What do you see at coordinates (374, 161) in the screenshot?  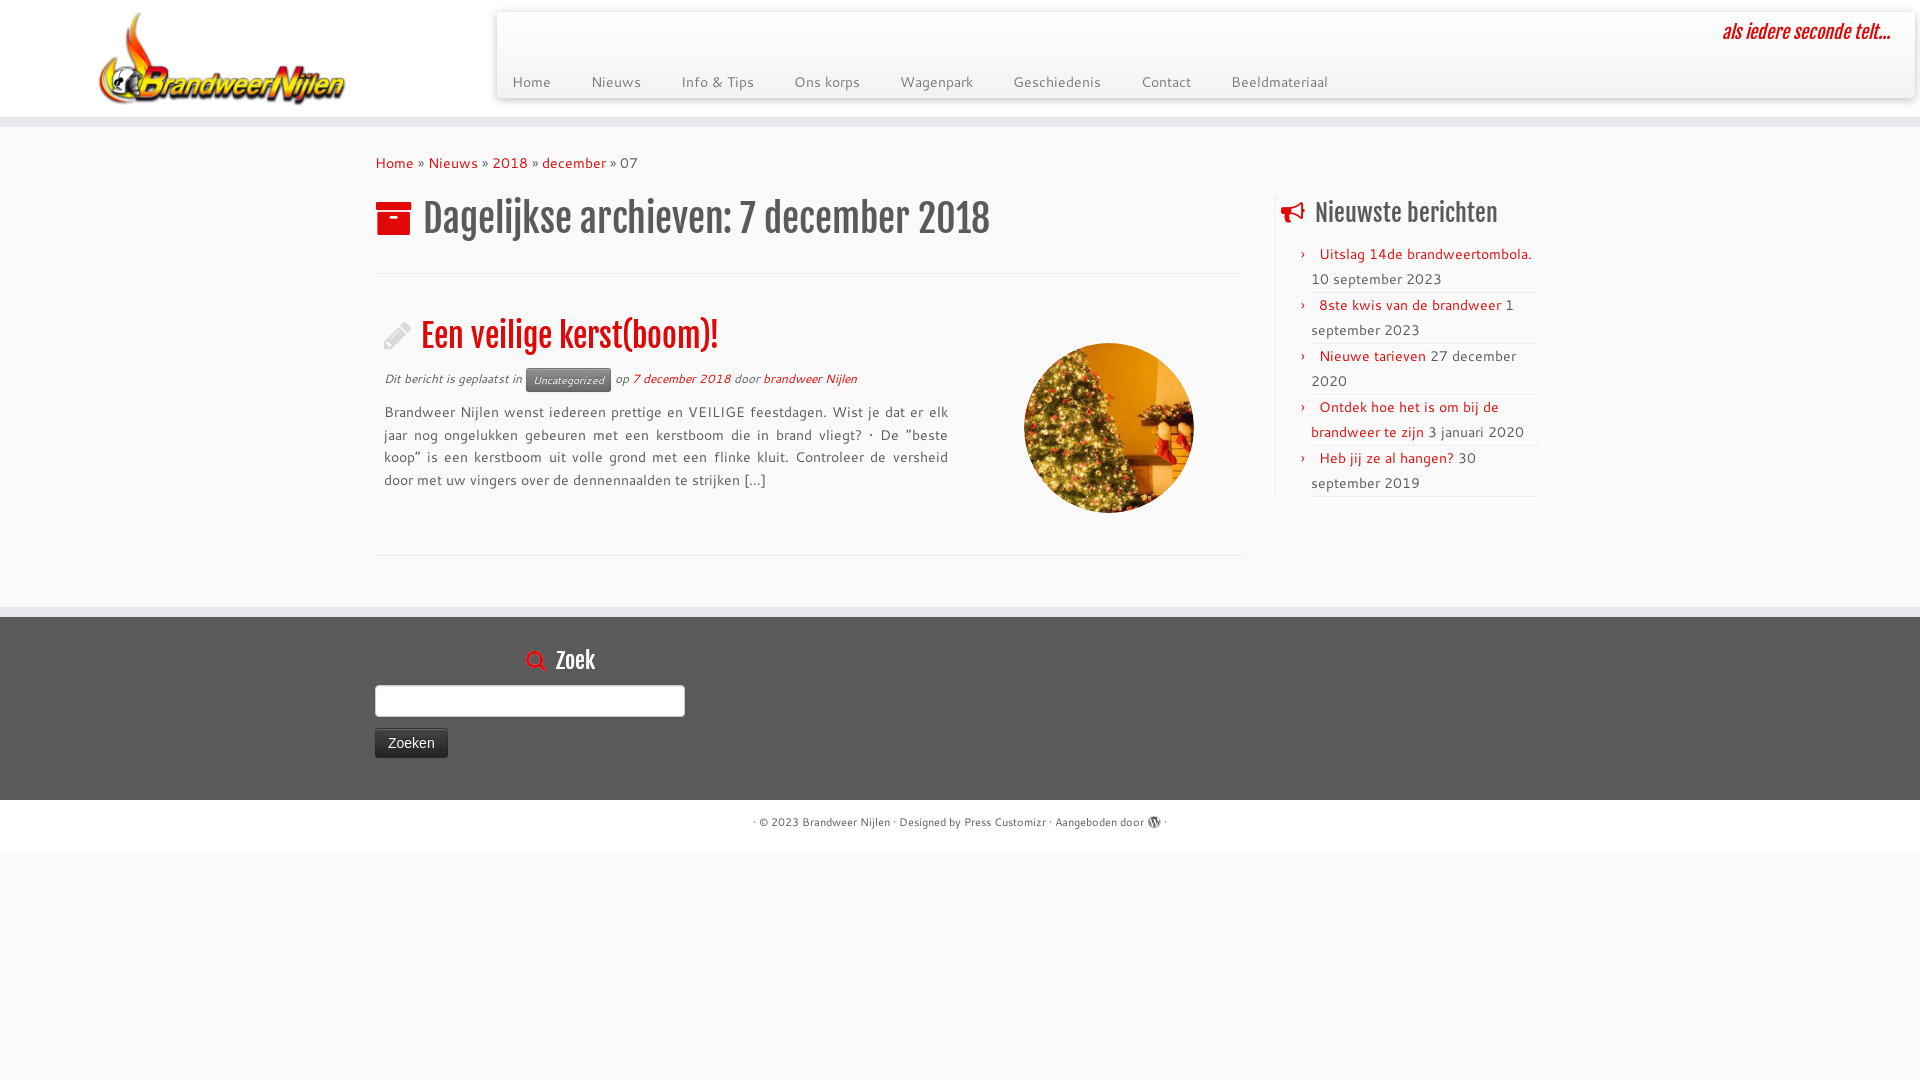 I see `'Home'` at bounding box center [374, 161].